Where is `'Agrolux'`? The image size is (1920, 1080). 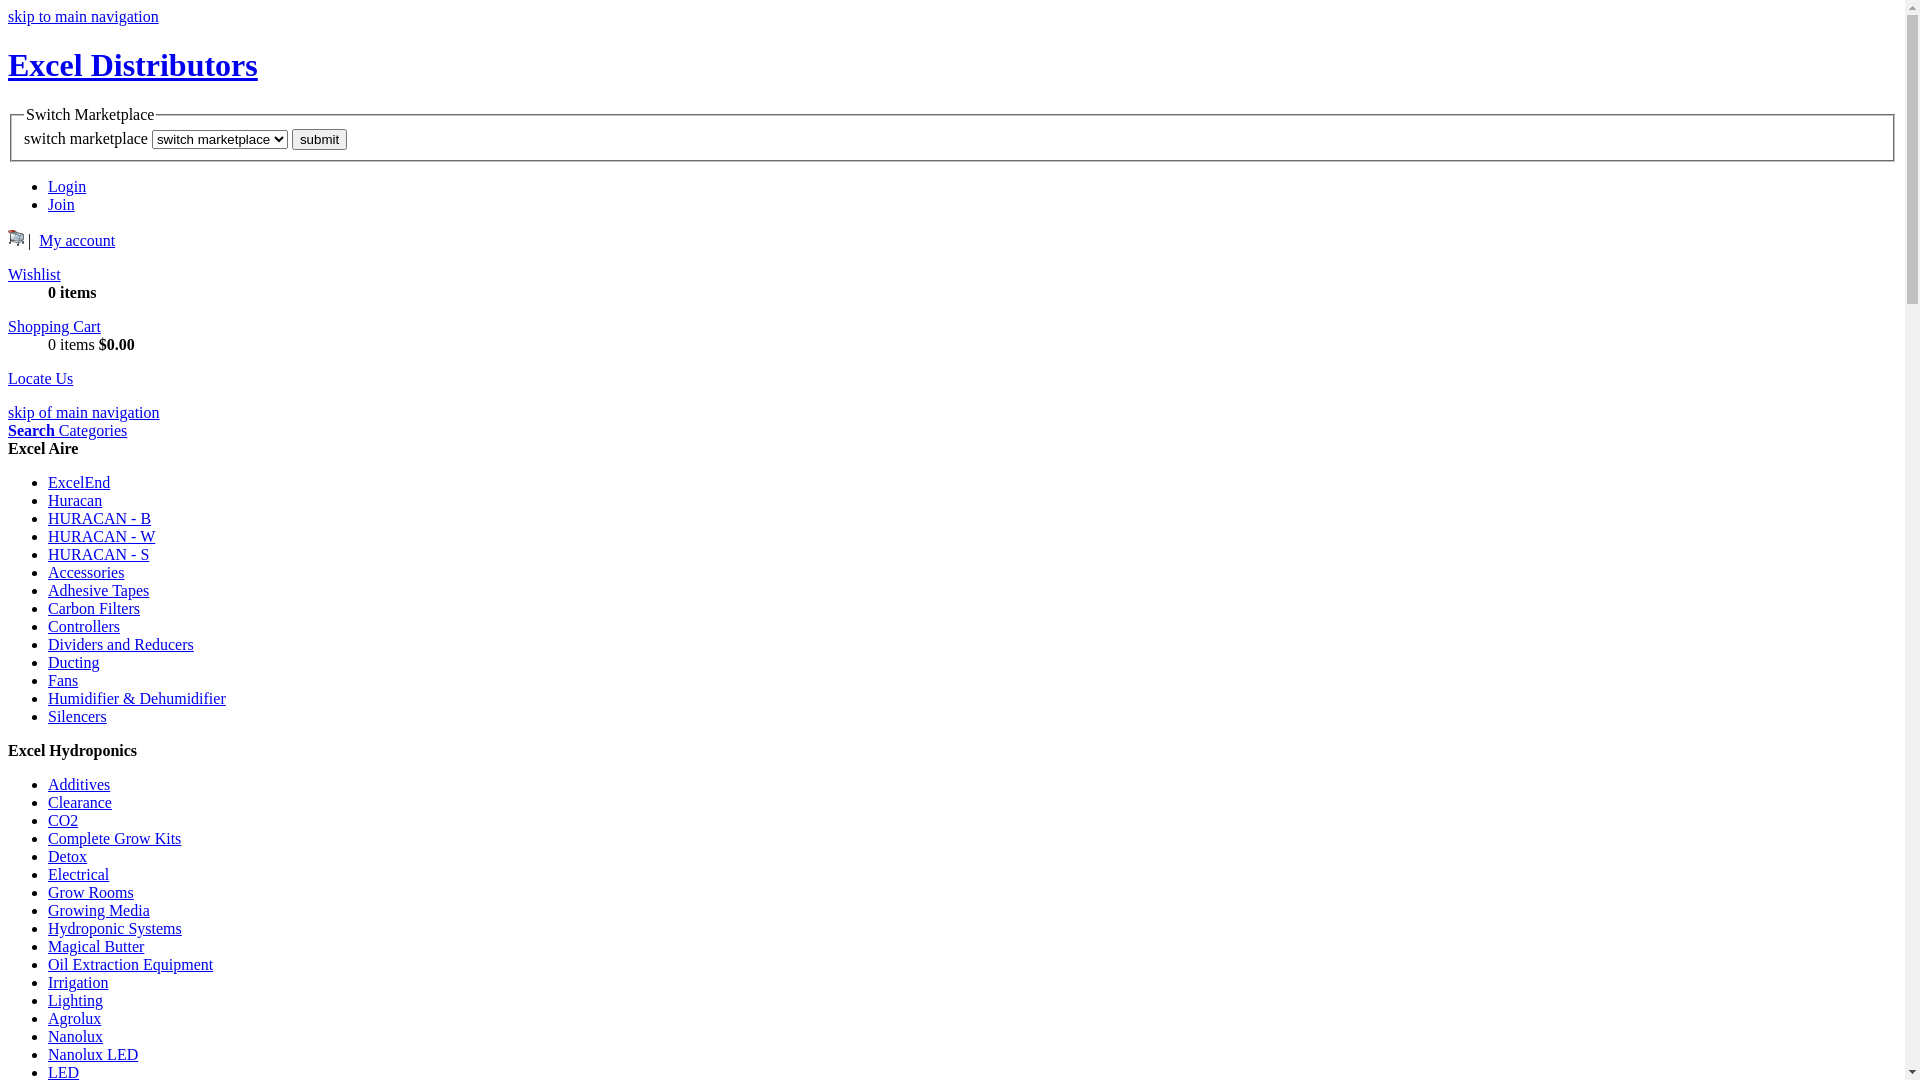 'Agrolux' is located at coordinates (74, 1018).